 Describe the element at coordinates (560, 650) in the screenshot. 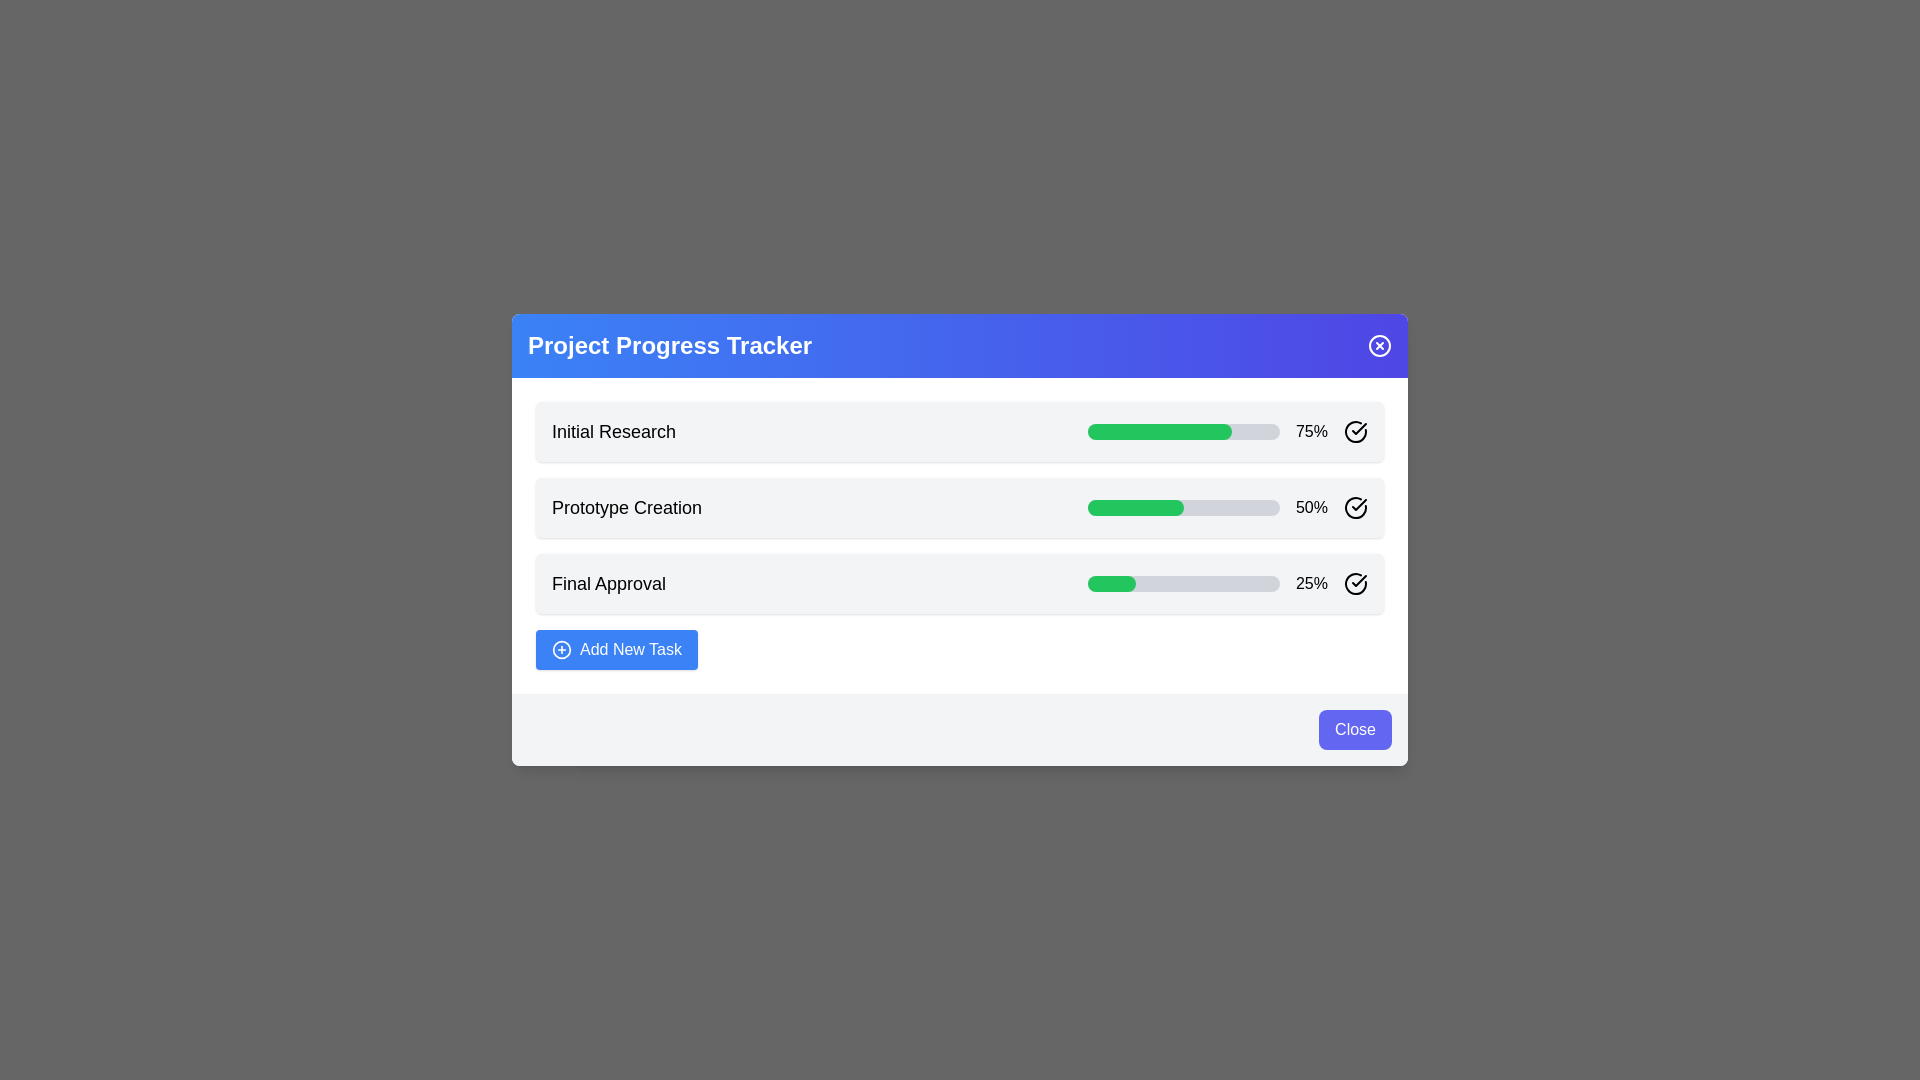

I see `the SVG circle element that serves as a decorative item for the 'Add New Task' button, located at the center of the icon representing a circle with a plus symbol, situated to the left of the button label` at that location.